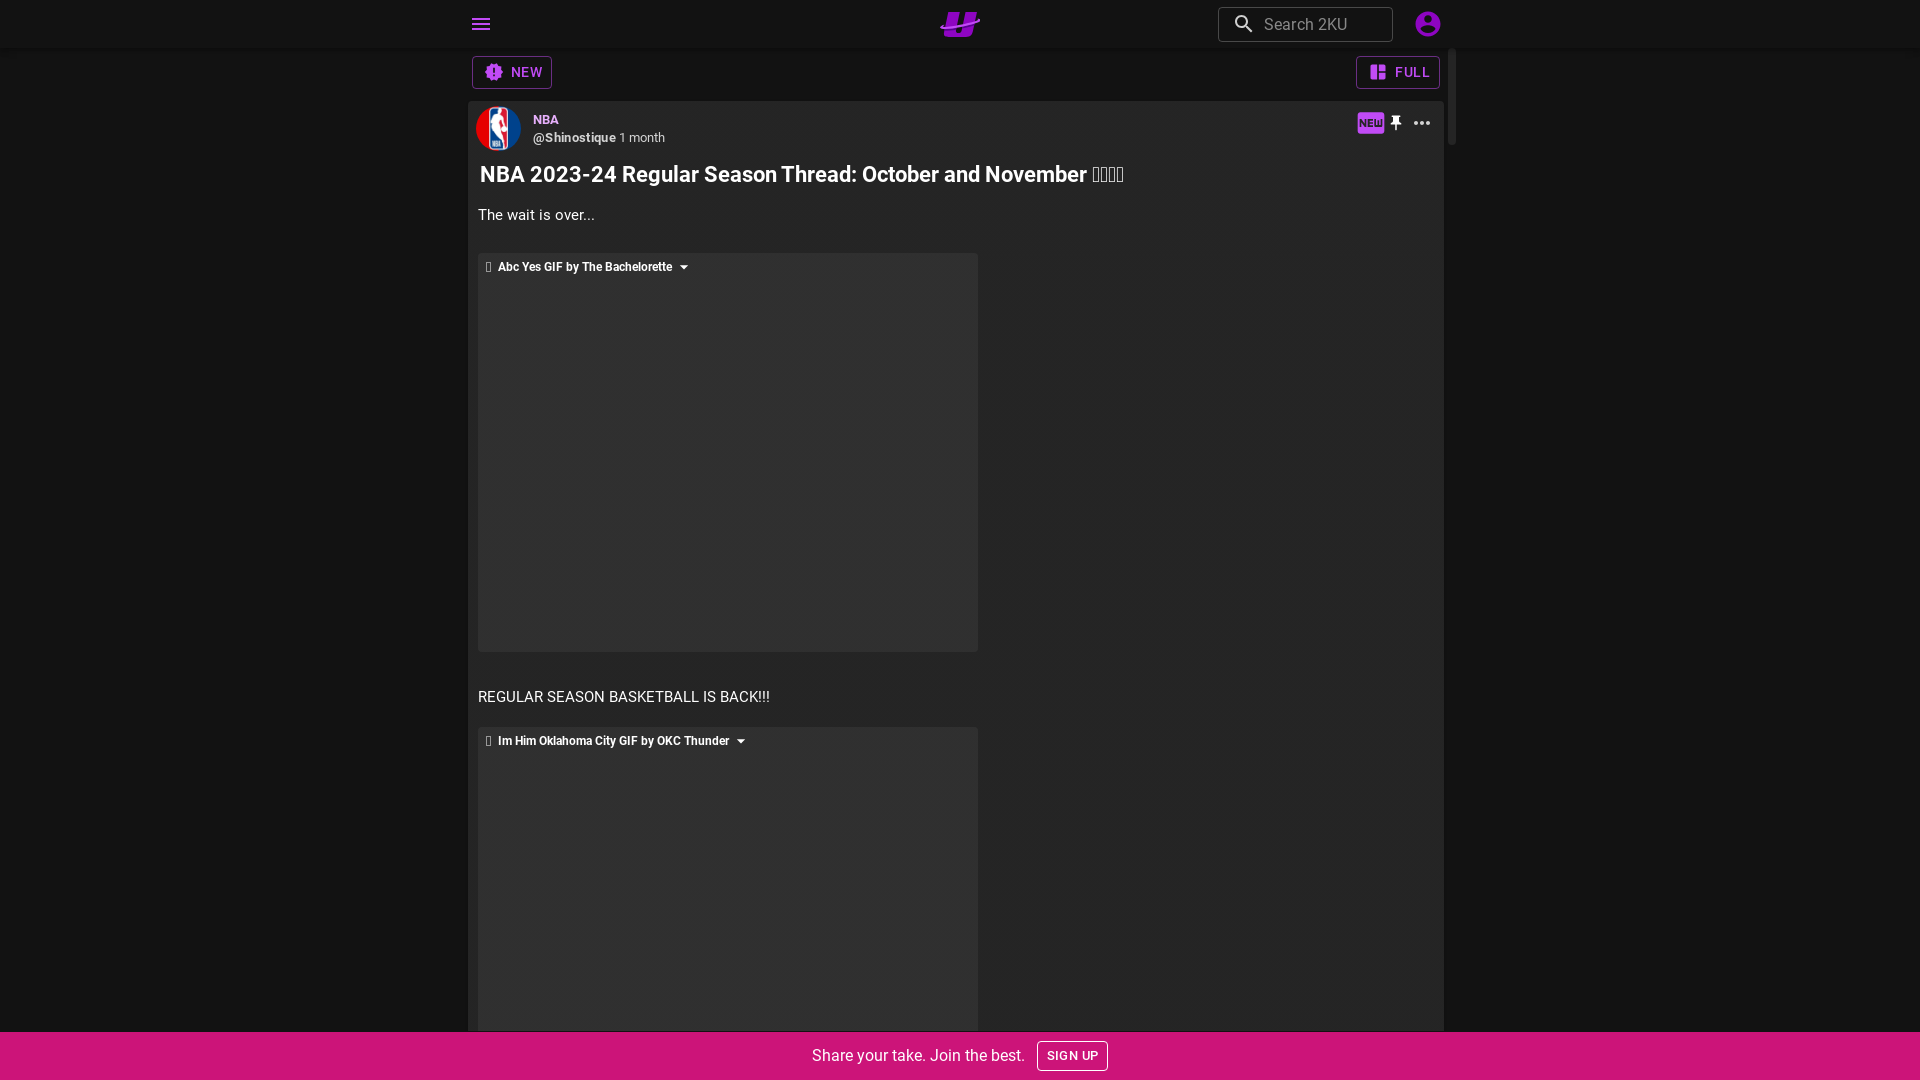  I want to click on 'SIGN UP', so click(1036, 1055).